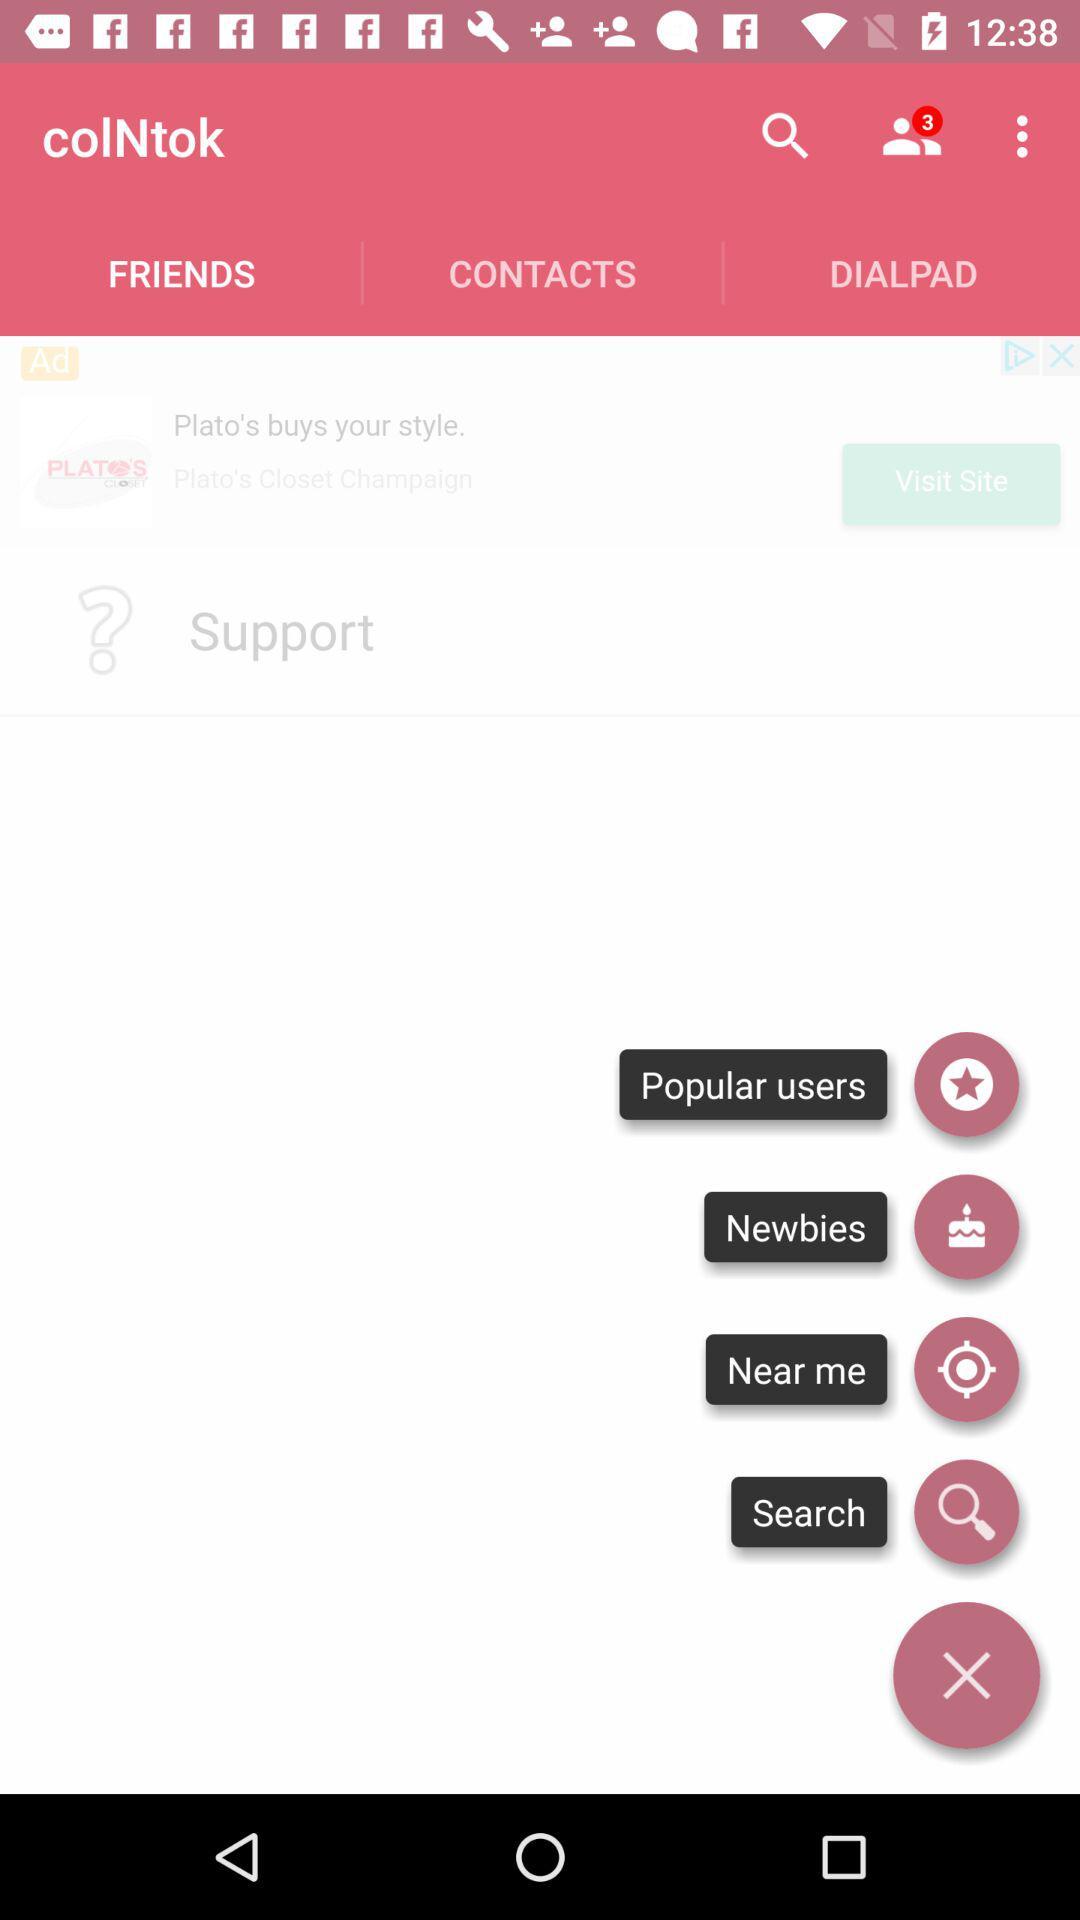 The height and width of the screenshot is (1920, 1080). Describe the element at coordinates (965, 1368) in the screenshot. I see `use location` at that location.